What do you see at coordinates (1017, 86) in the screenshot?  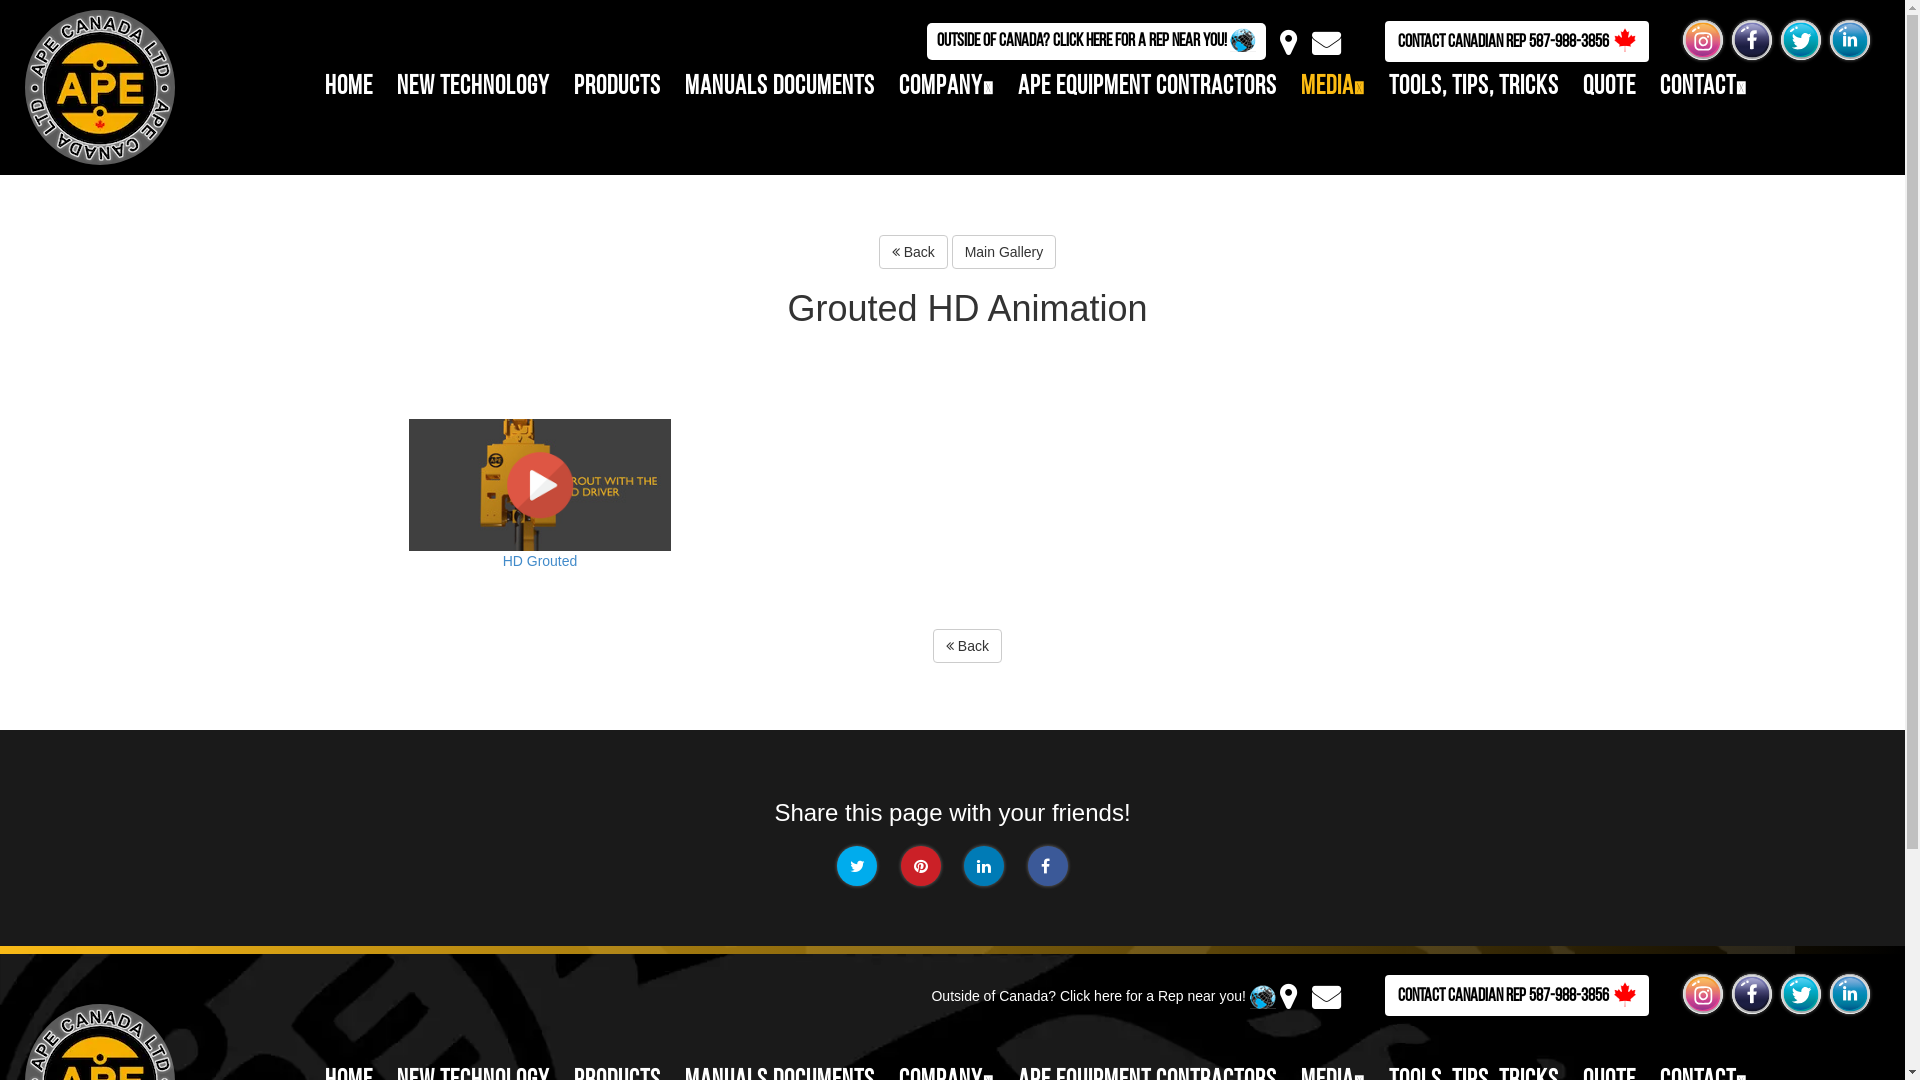 I see `'APE Equipment Contractors'` at bounding box center [1017, 86].